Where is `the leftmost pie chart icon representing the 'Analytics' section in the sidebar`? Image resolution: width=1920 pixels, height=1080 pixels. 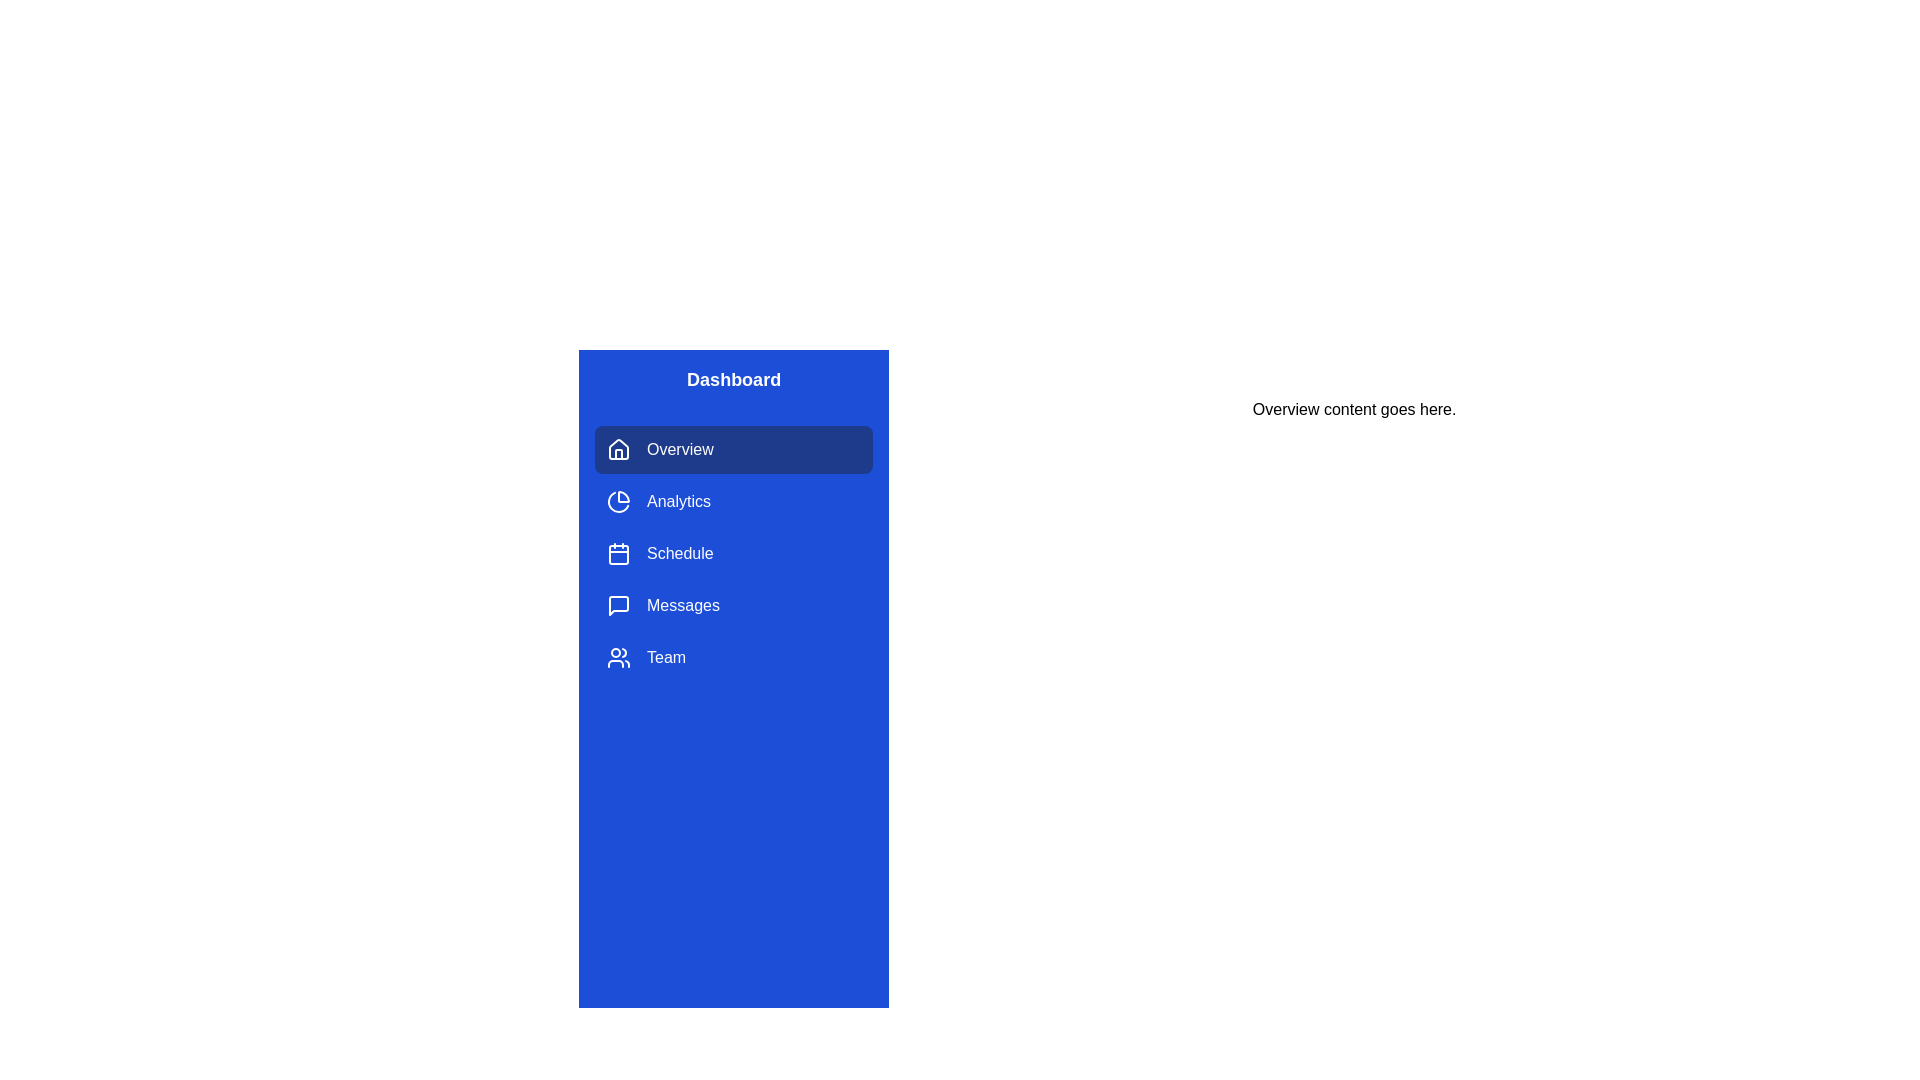 the leftmost pie chart icon representing the 'Analytics' section in the sidebar is located at coordinates (618, 500).